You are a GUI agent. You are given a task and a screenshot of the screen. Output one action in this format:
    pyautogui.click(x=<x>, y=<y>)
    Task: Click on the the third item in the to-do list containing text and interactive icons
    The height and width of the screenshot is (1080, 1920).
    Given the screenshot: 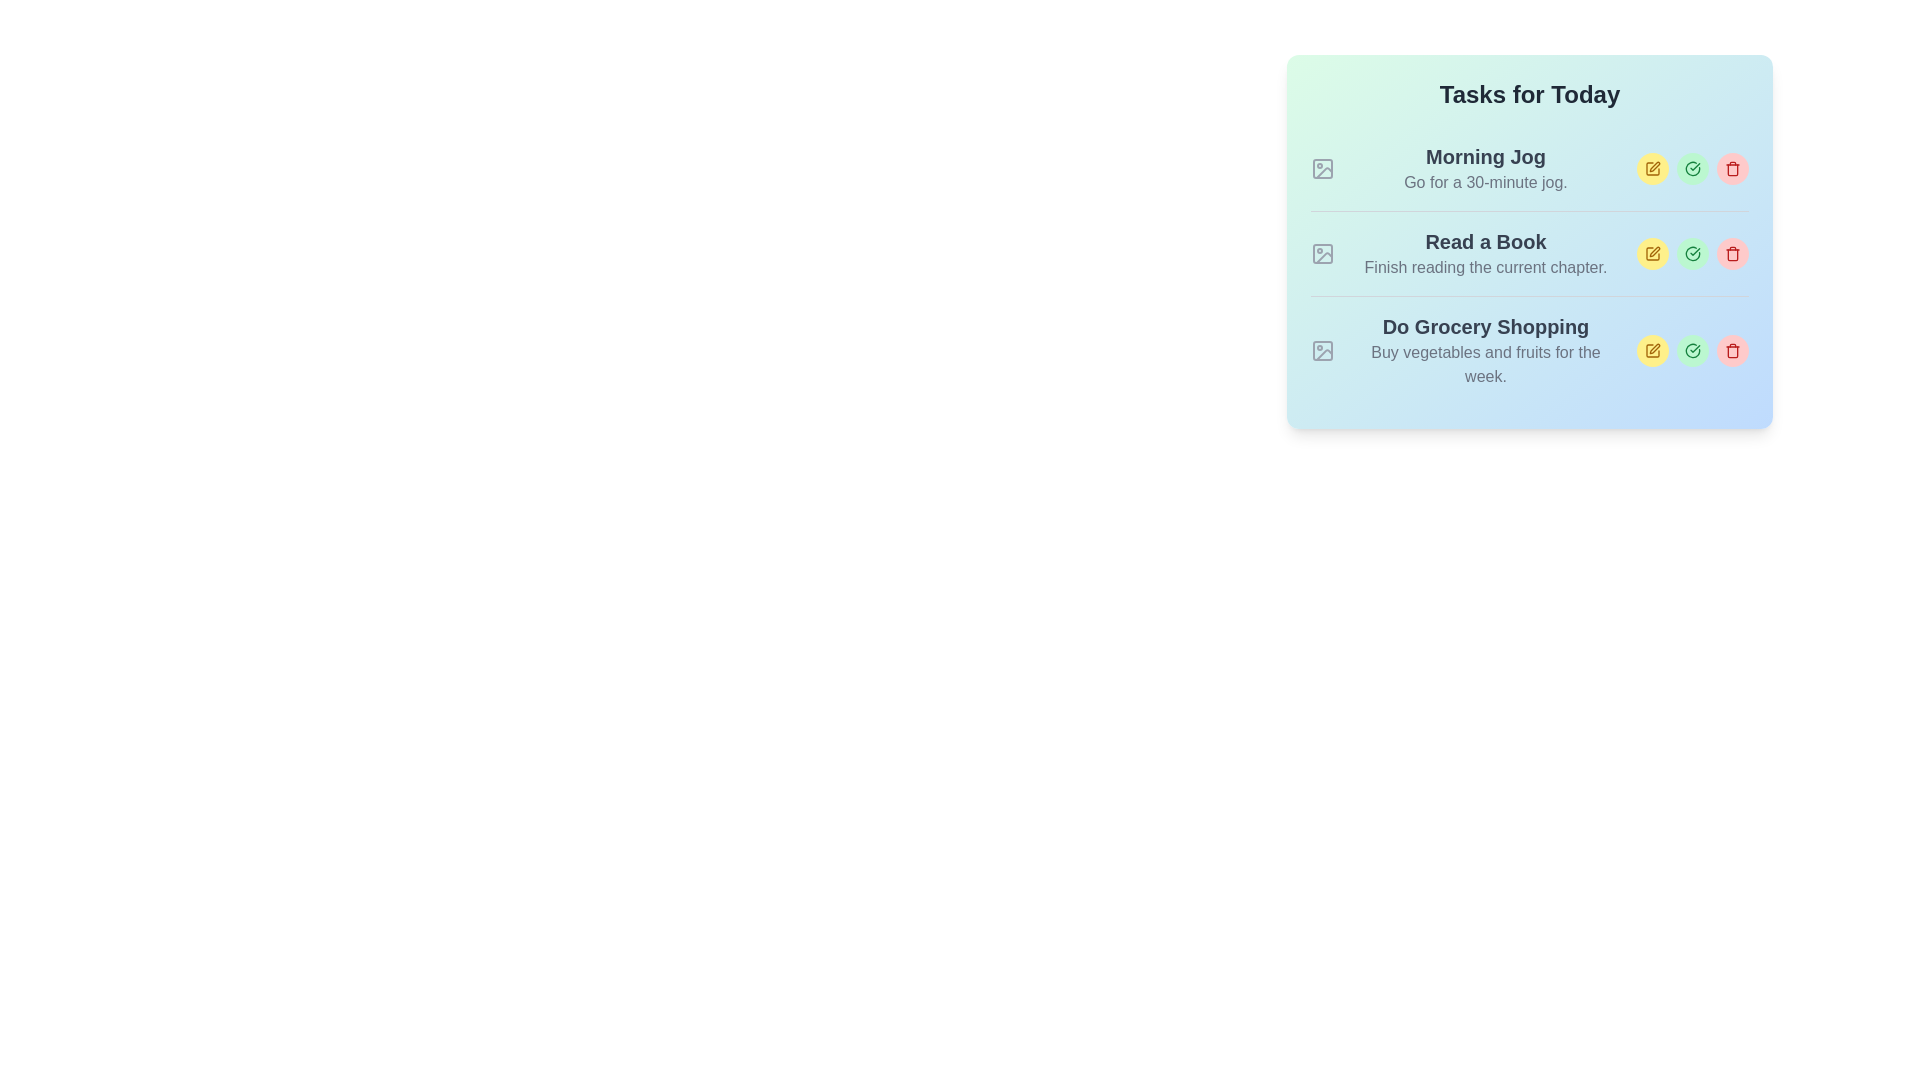 What is the action you would take?
    pyautogui.click(x=1529, y=349)
    